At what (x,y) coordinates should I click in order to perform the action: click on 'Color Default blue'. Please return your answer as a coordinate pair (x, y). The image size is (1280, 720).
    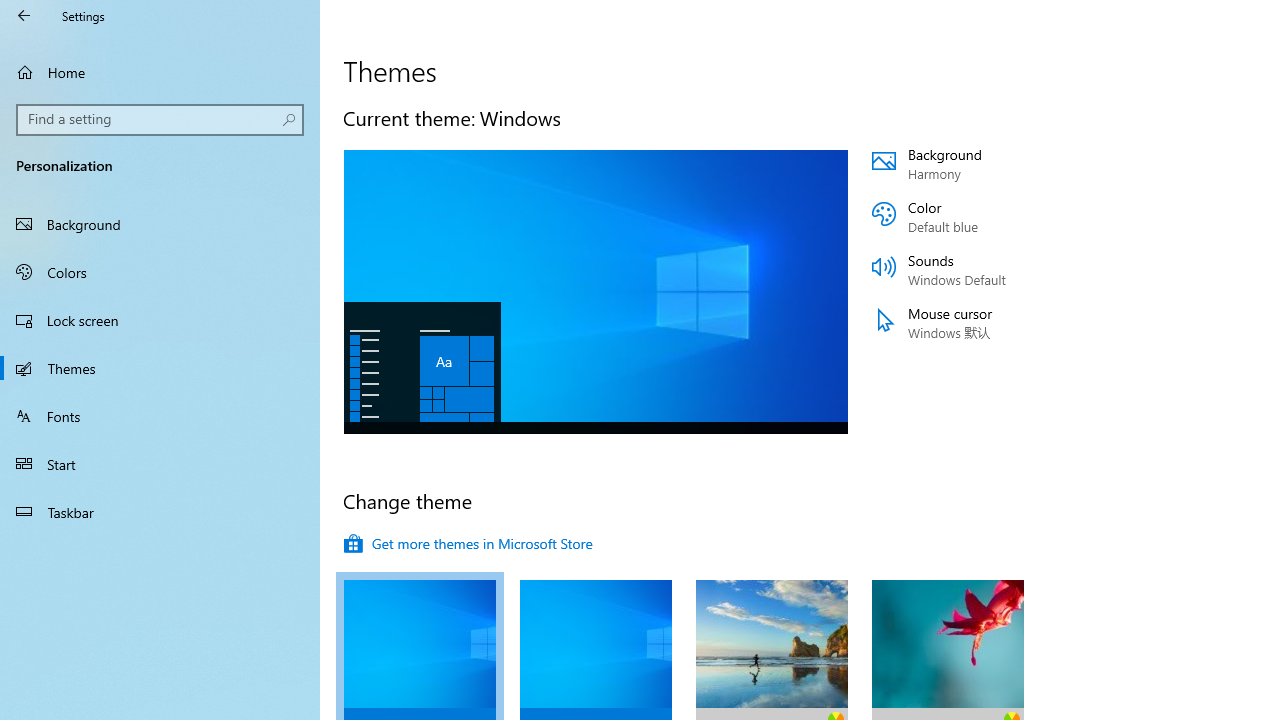
    Looking at the image, I should click on (992, 217).